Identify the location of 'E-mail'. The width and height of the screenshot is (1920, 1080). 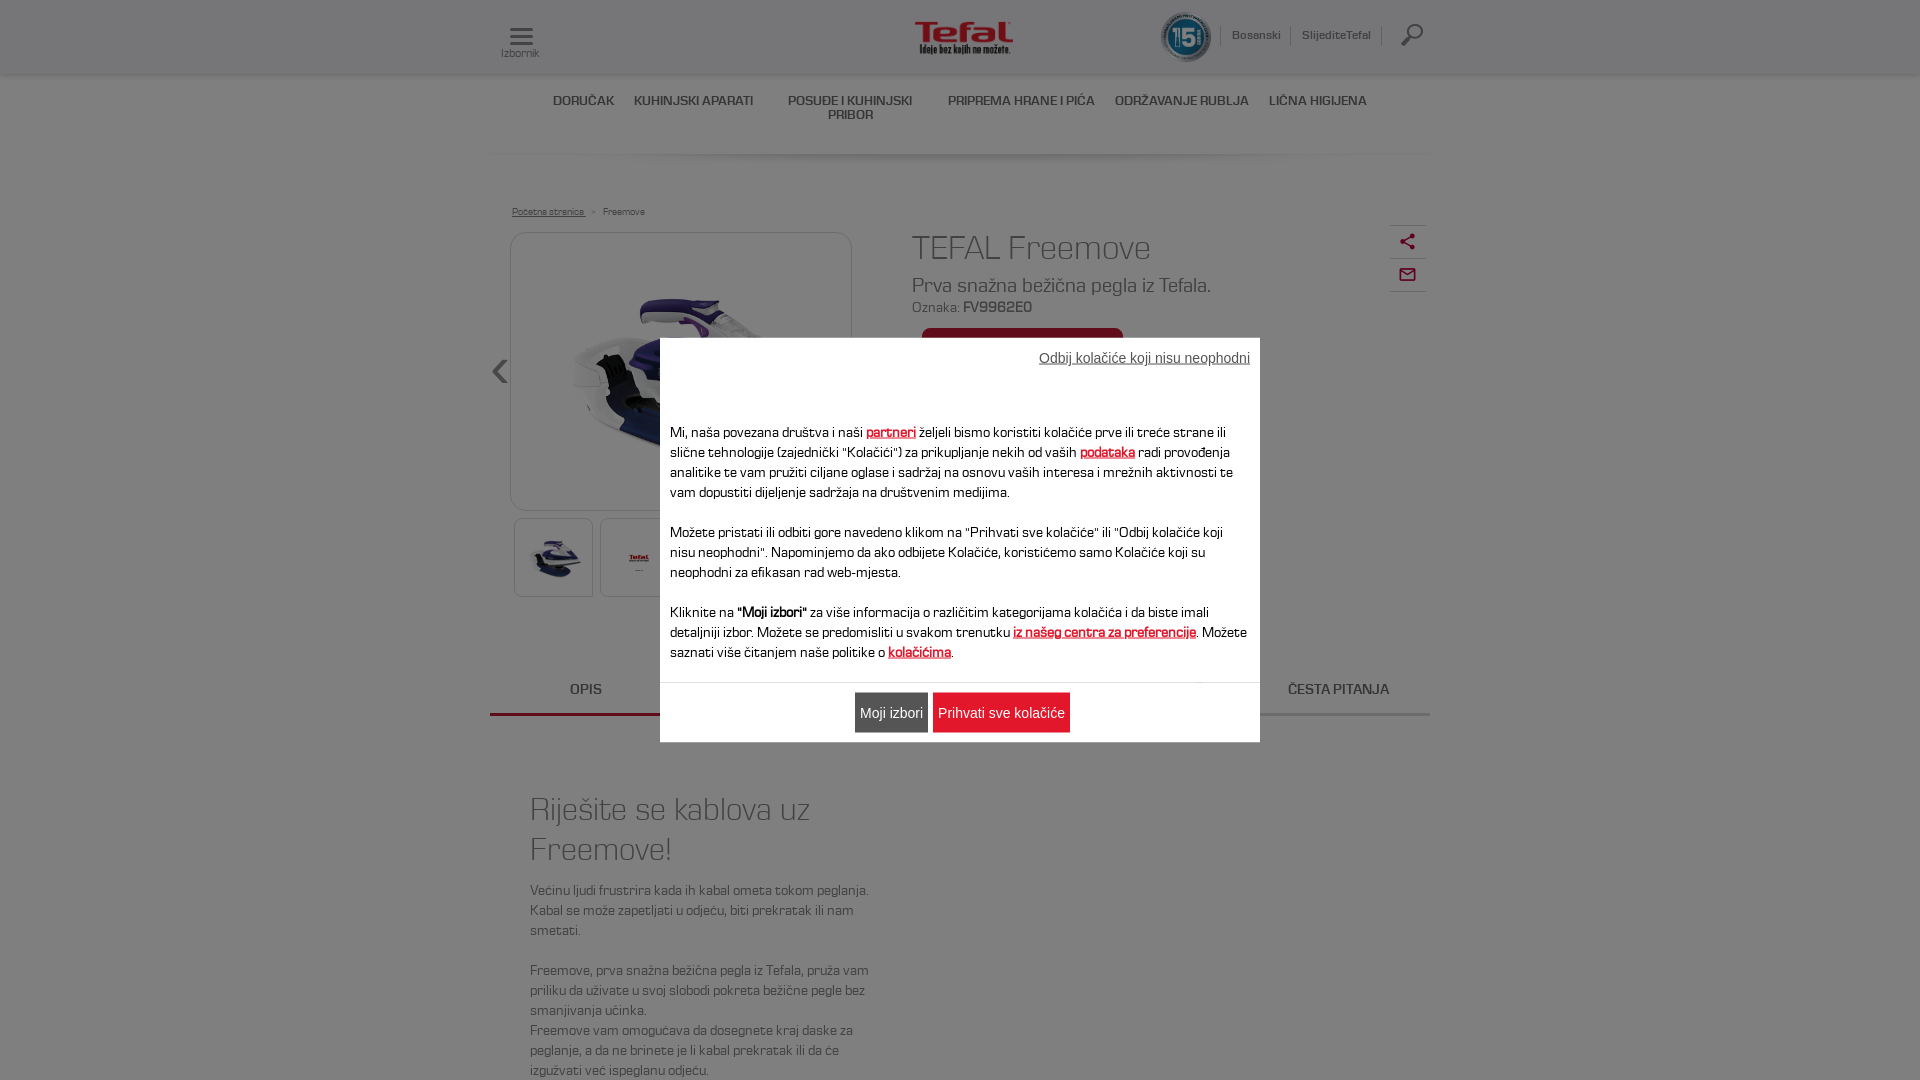
(1406, 275).